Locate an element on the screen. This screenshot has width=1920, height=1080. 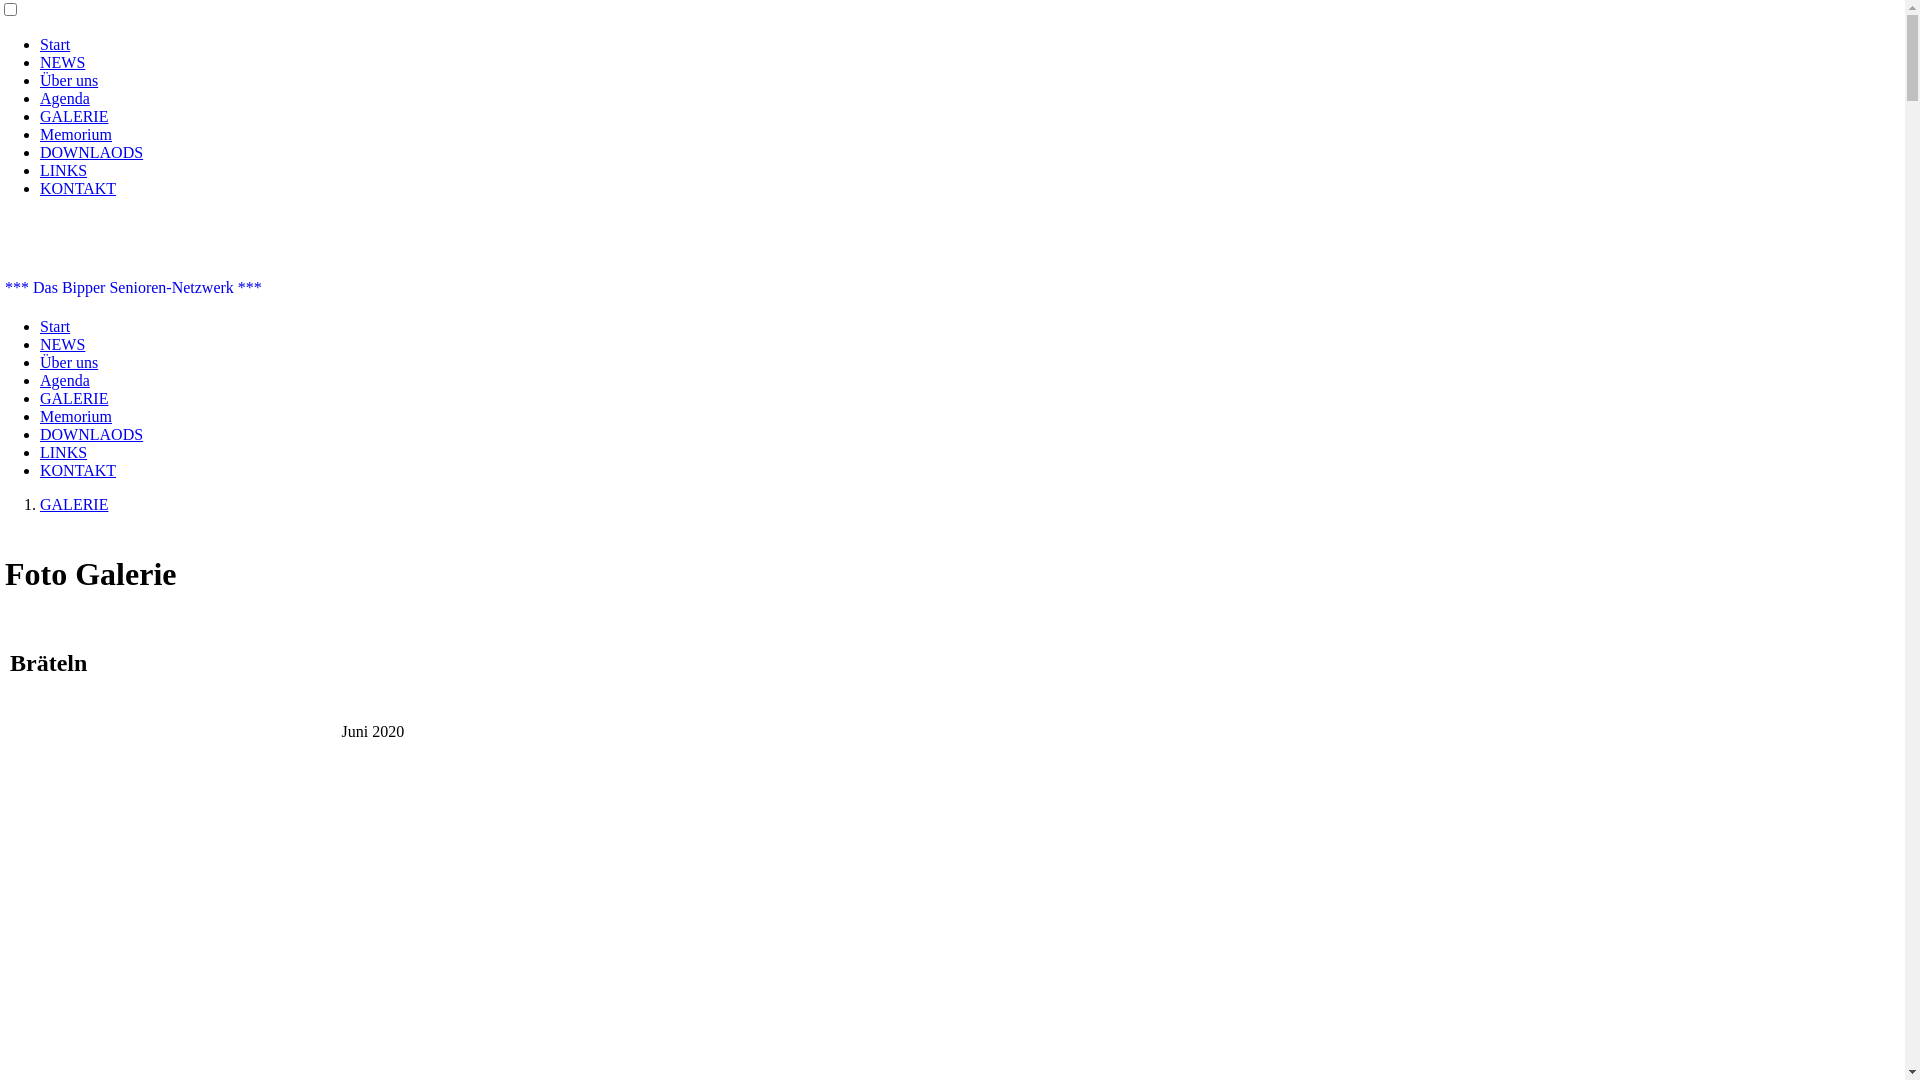
'KONTAKT' is located at coordinates (39, 188).